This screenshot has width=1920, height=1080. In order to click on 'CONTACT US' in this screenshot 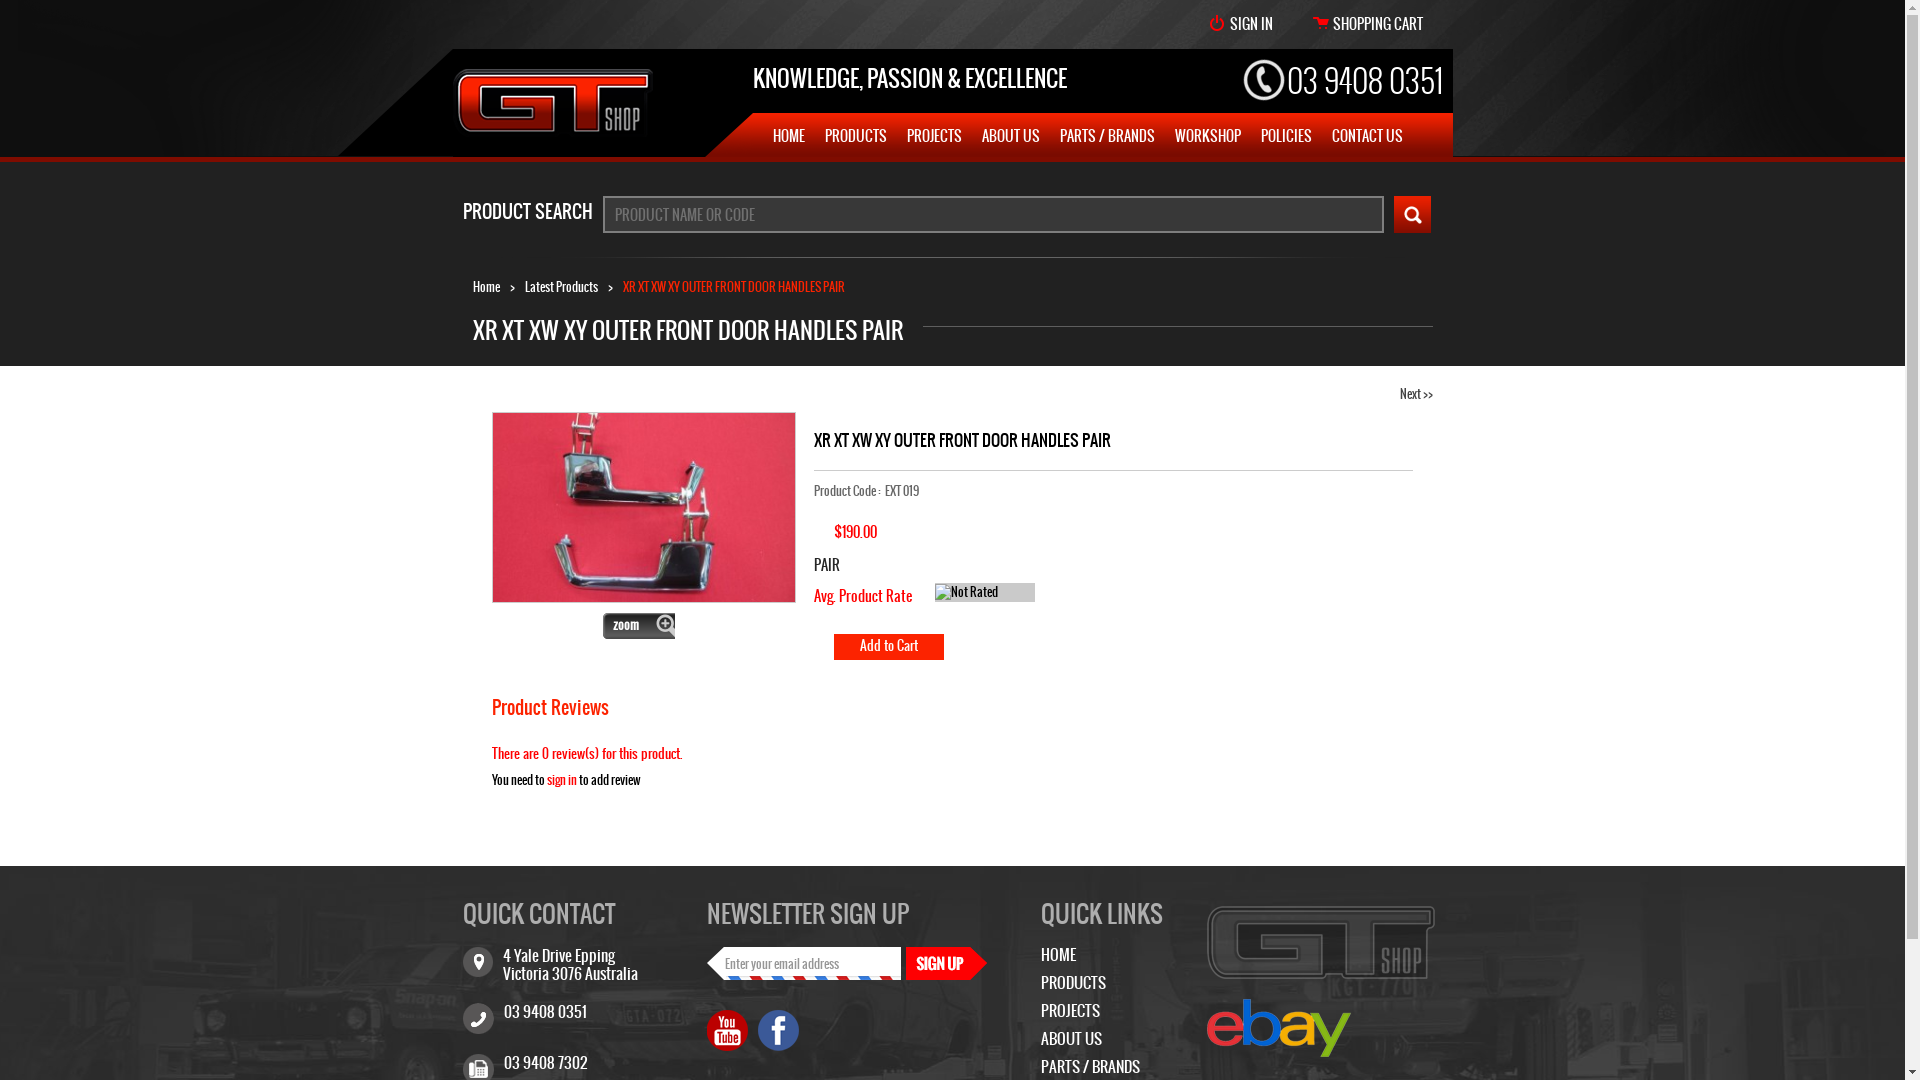, I will do `click(1366, 135)`.